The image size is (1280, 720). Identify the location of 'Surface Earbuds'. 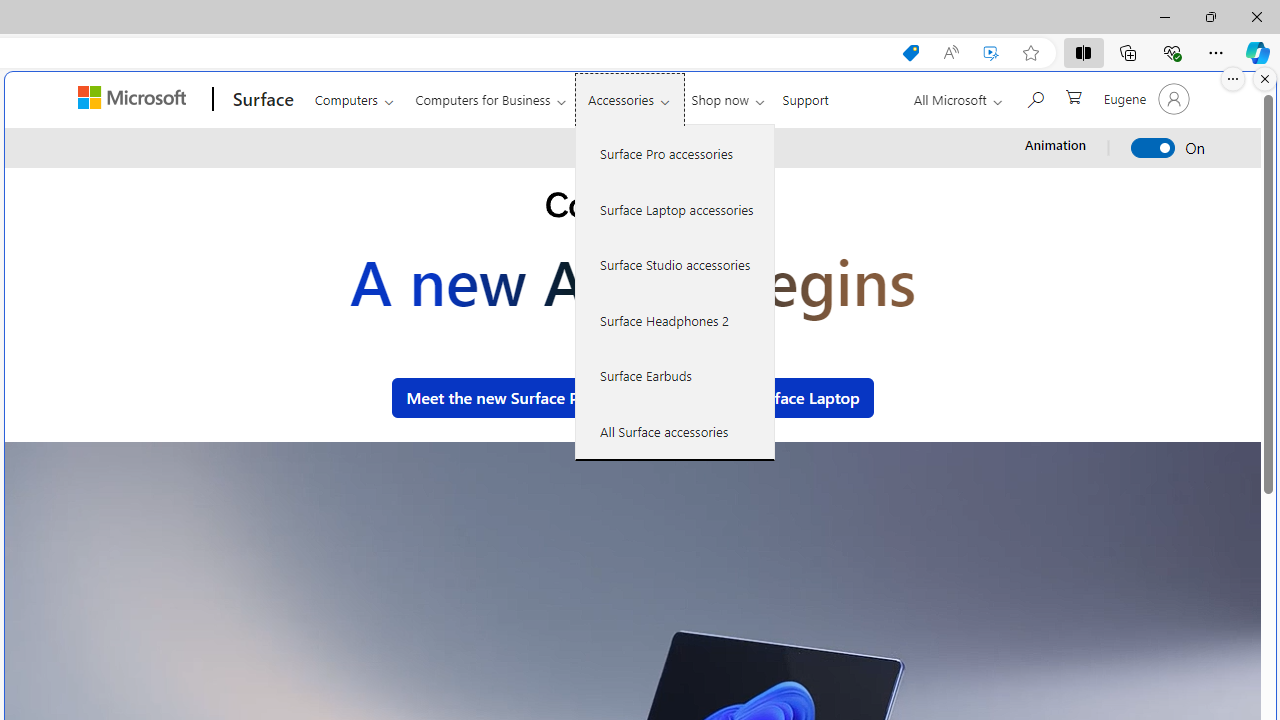
(675, 375).